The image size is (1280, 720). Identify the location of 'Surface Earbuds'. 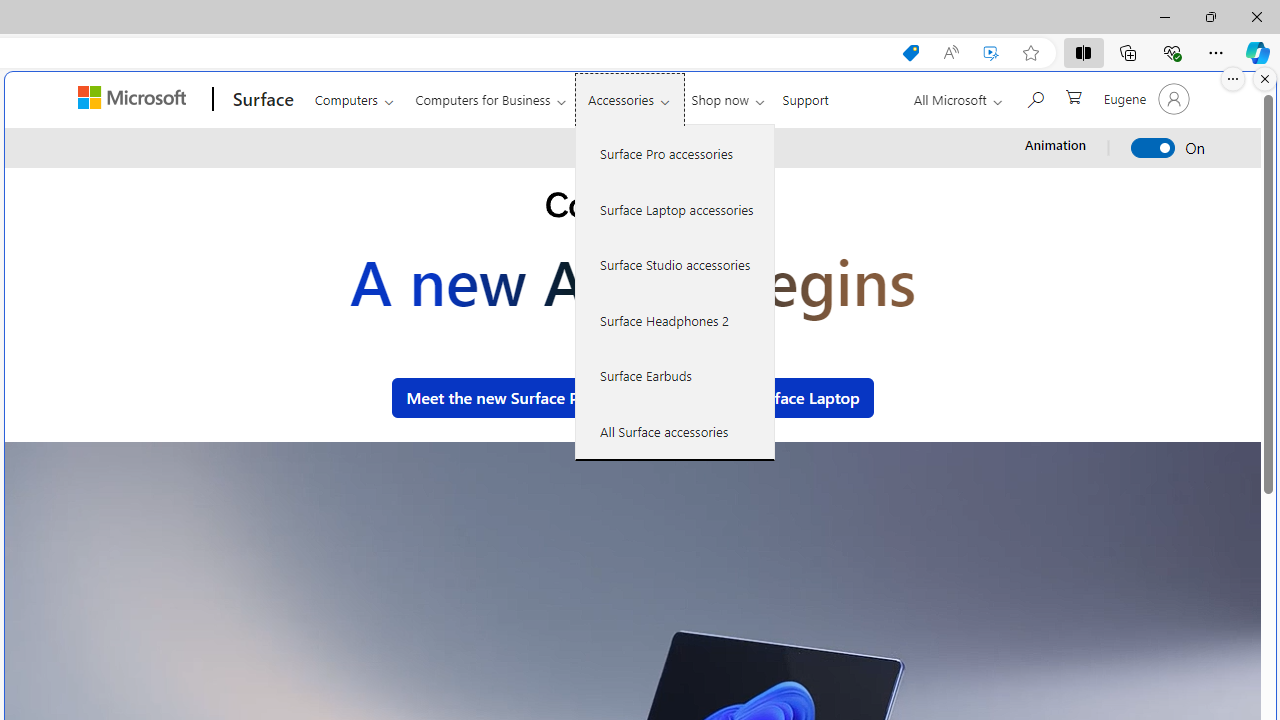
(675, 375).